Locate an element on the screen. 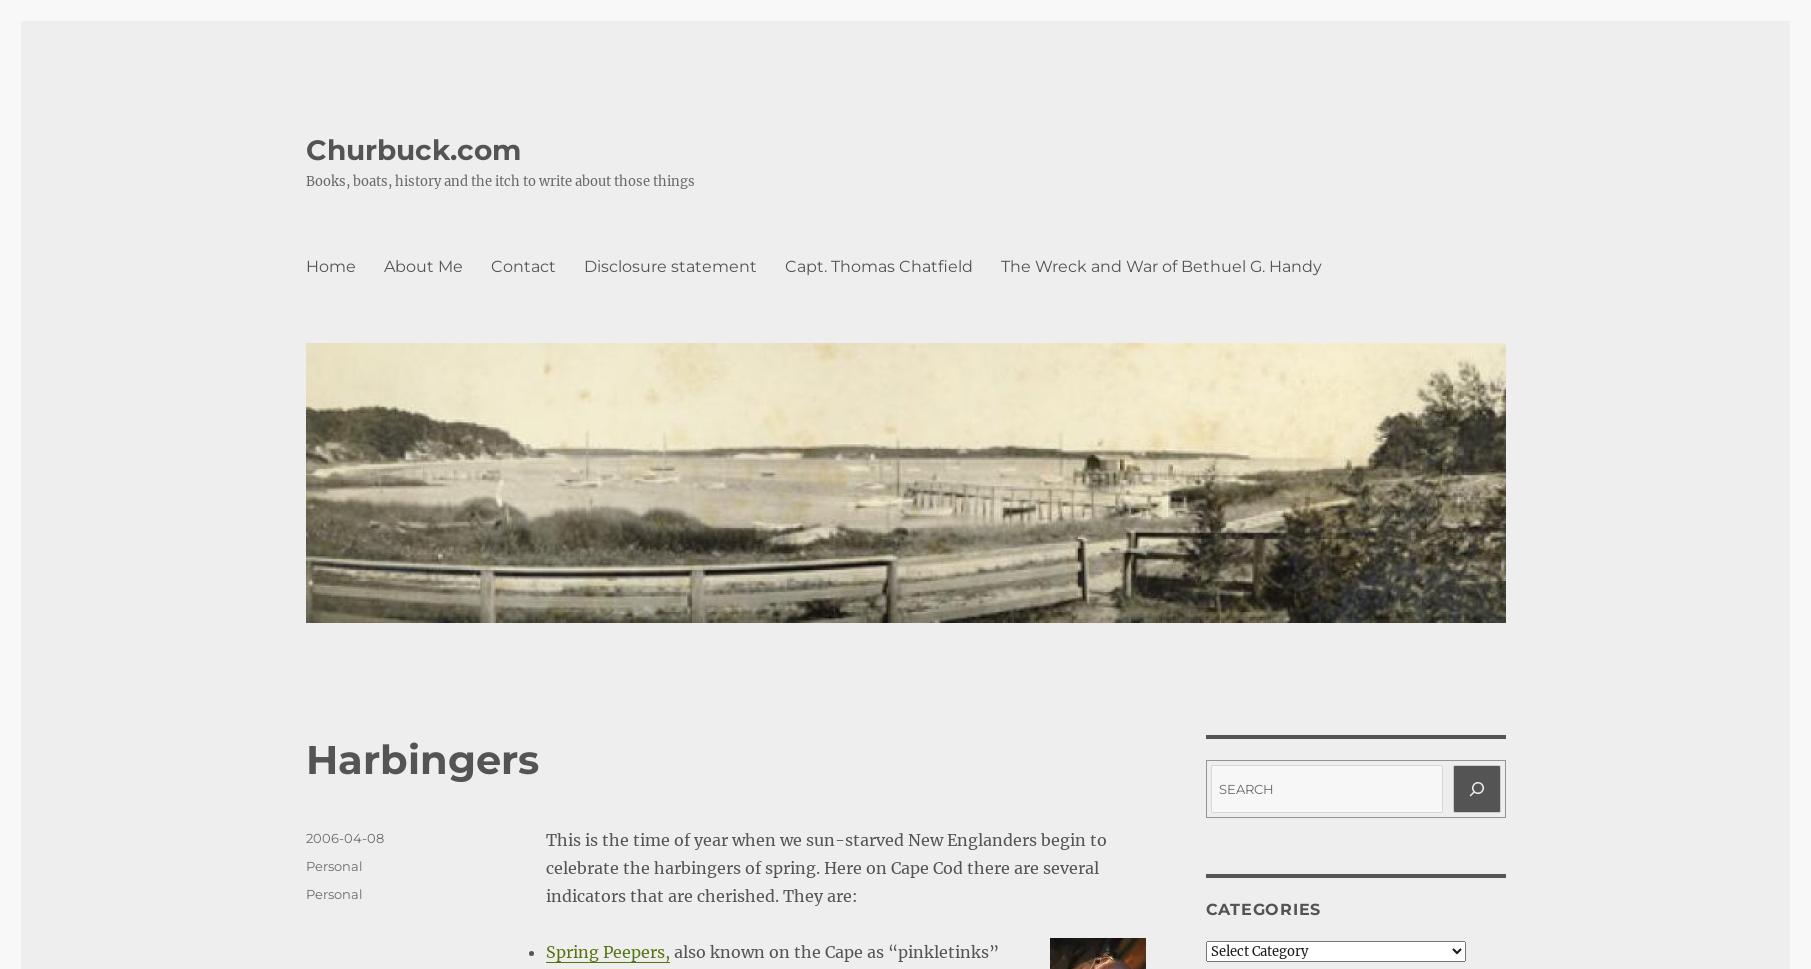  'Categories' is located at coordinates (1262, 909).